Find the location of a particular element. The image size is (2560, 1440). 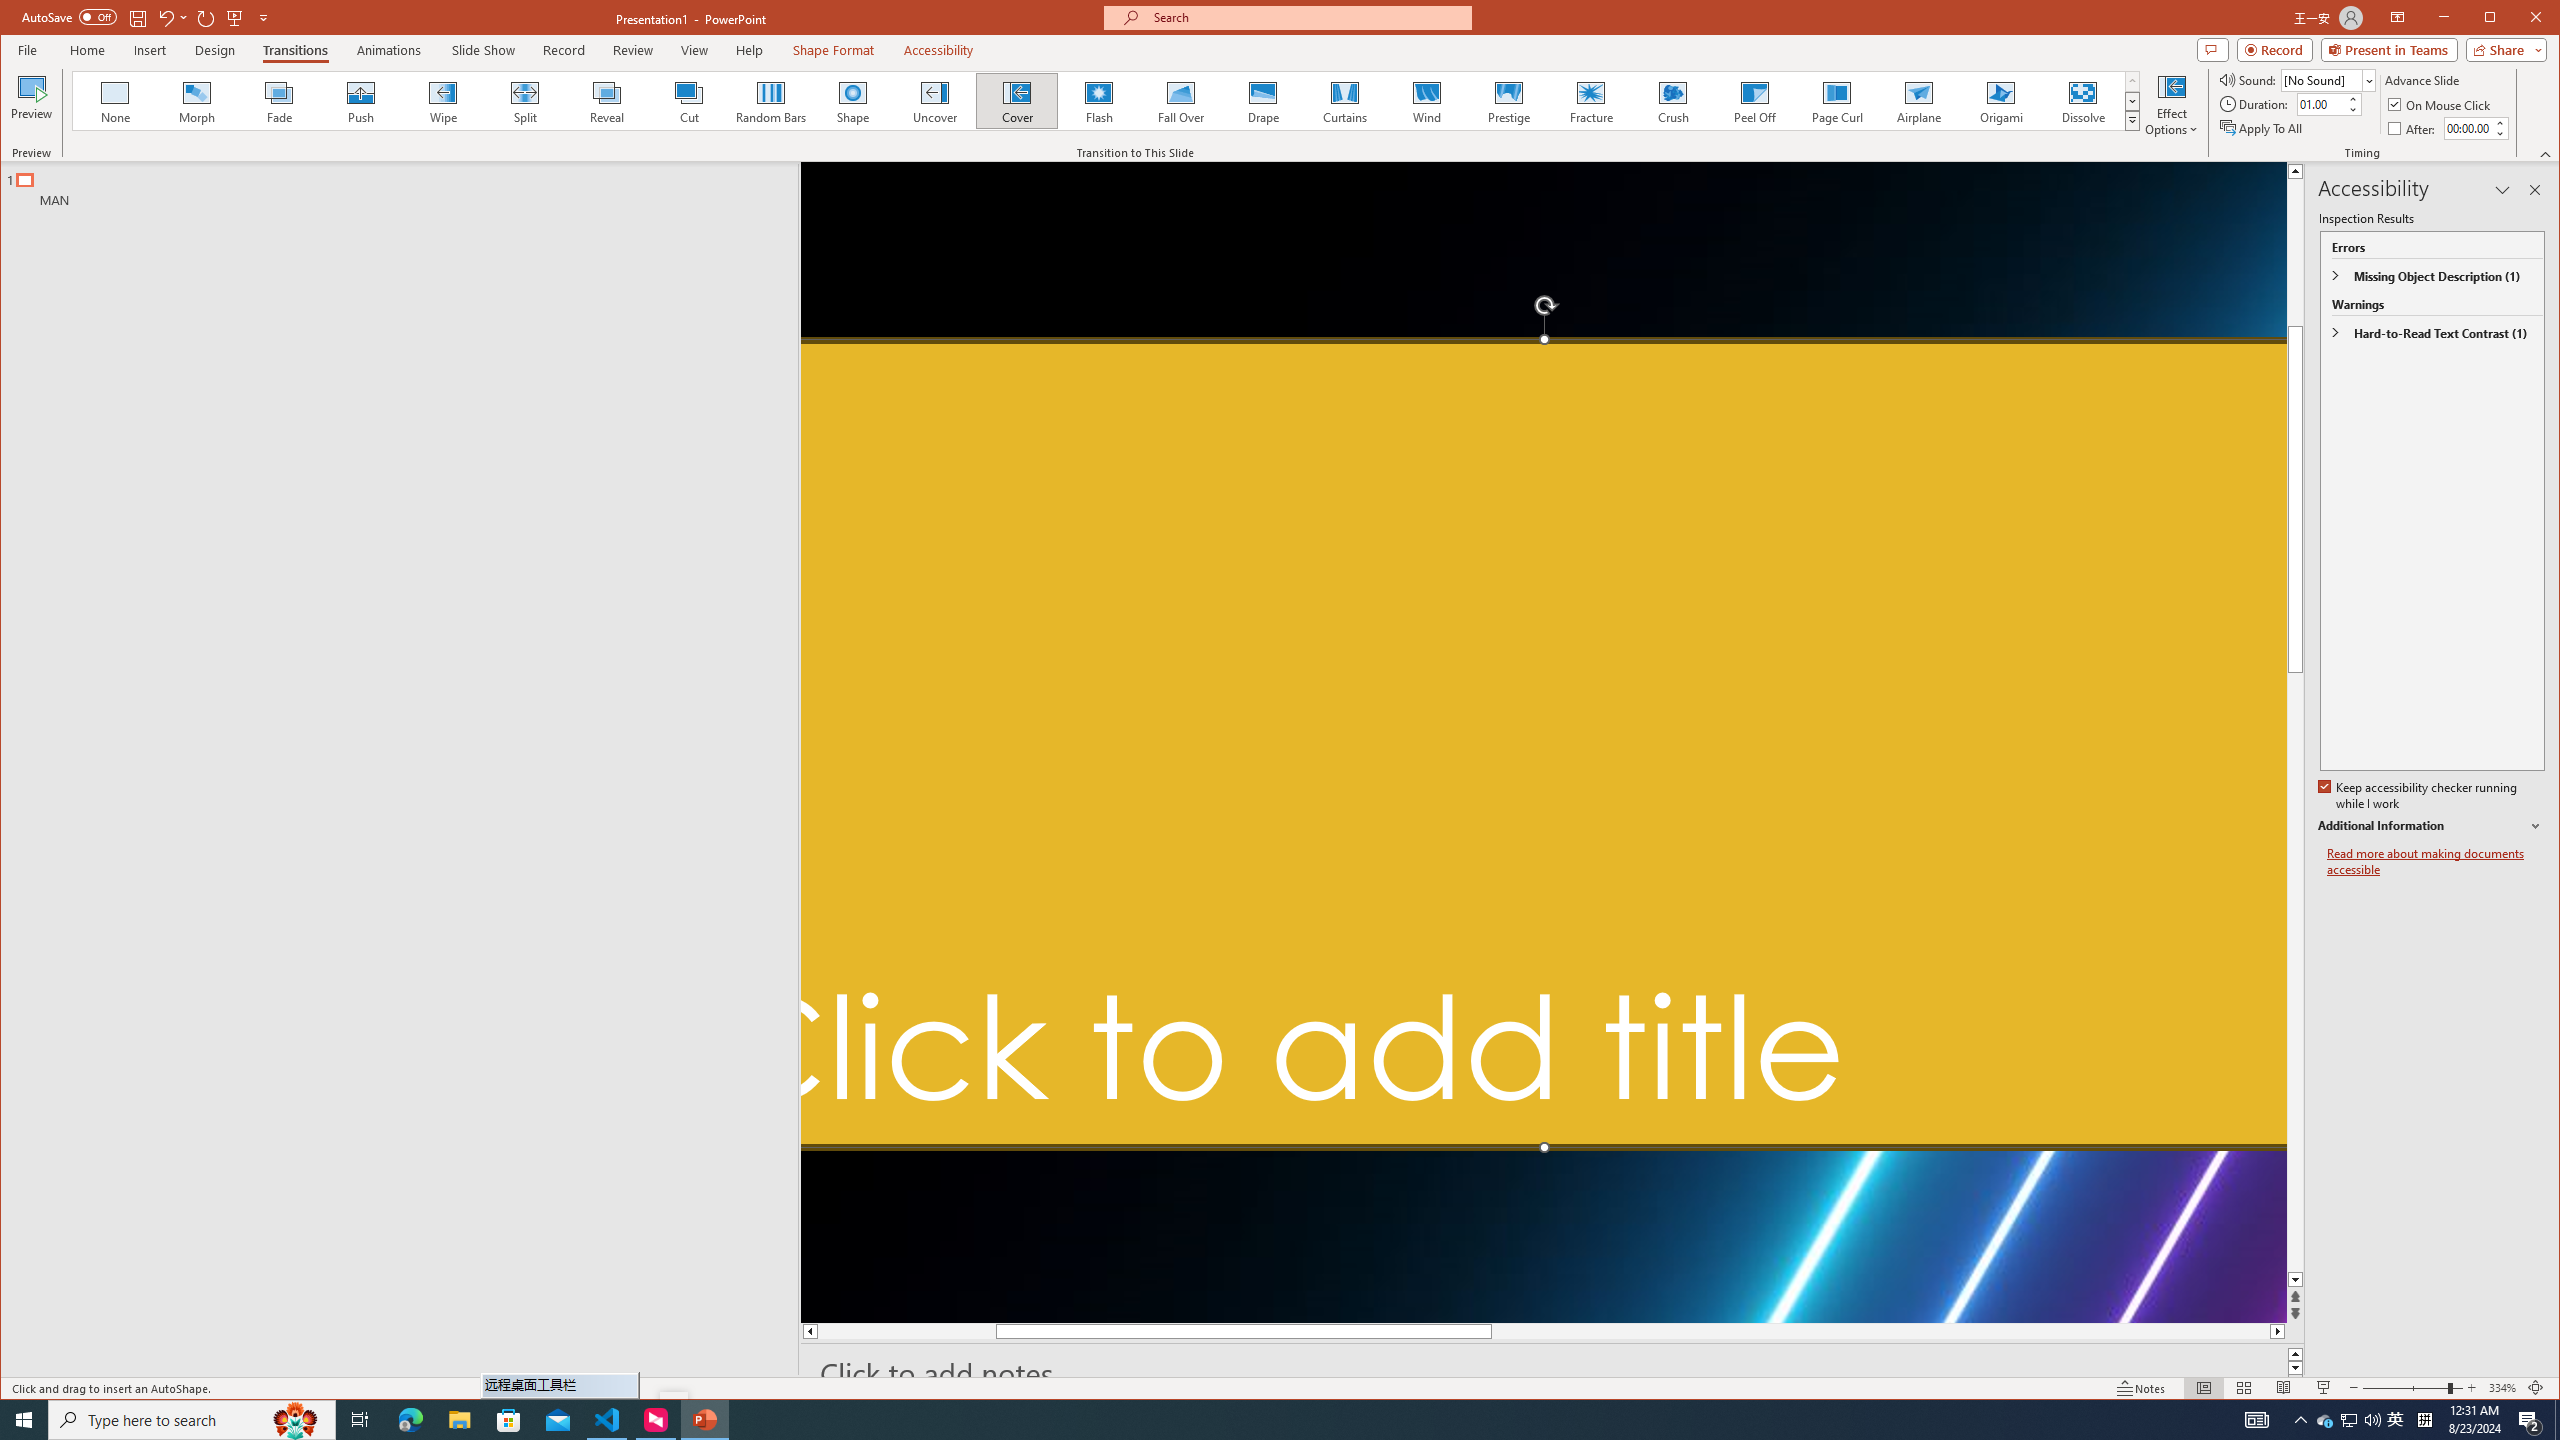

'On Mouse Click' is located at coordinates (2439, 104).